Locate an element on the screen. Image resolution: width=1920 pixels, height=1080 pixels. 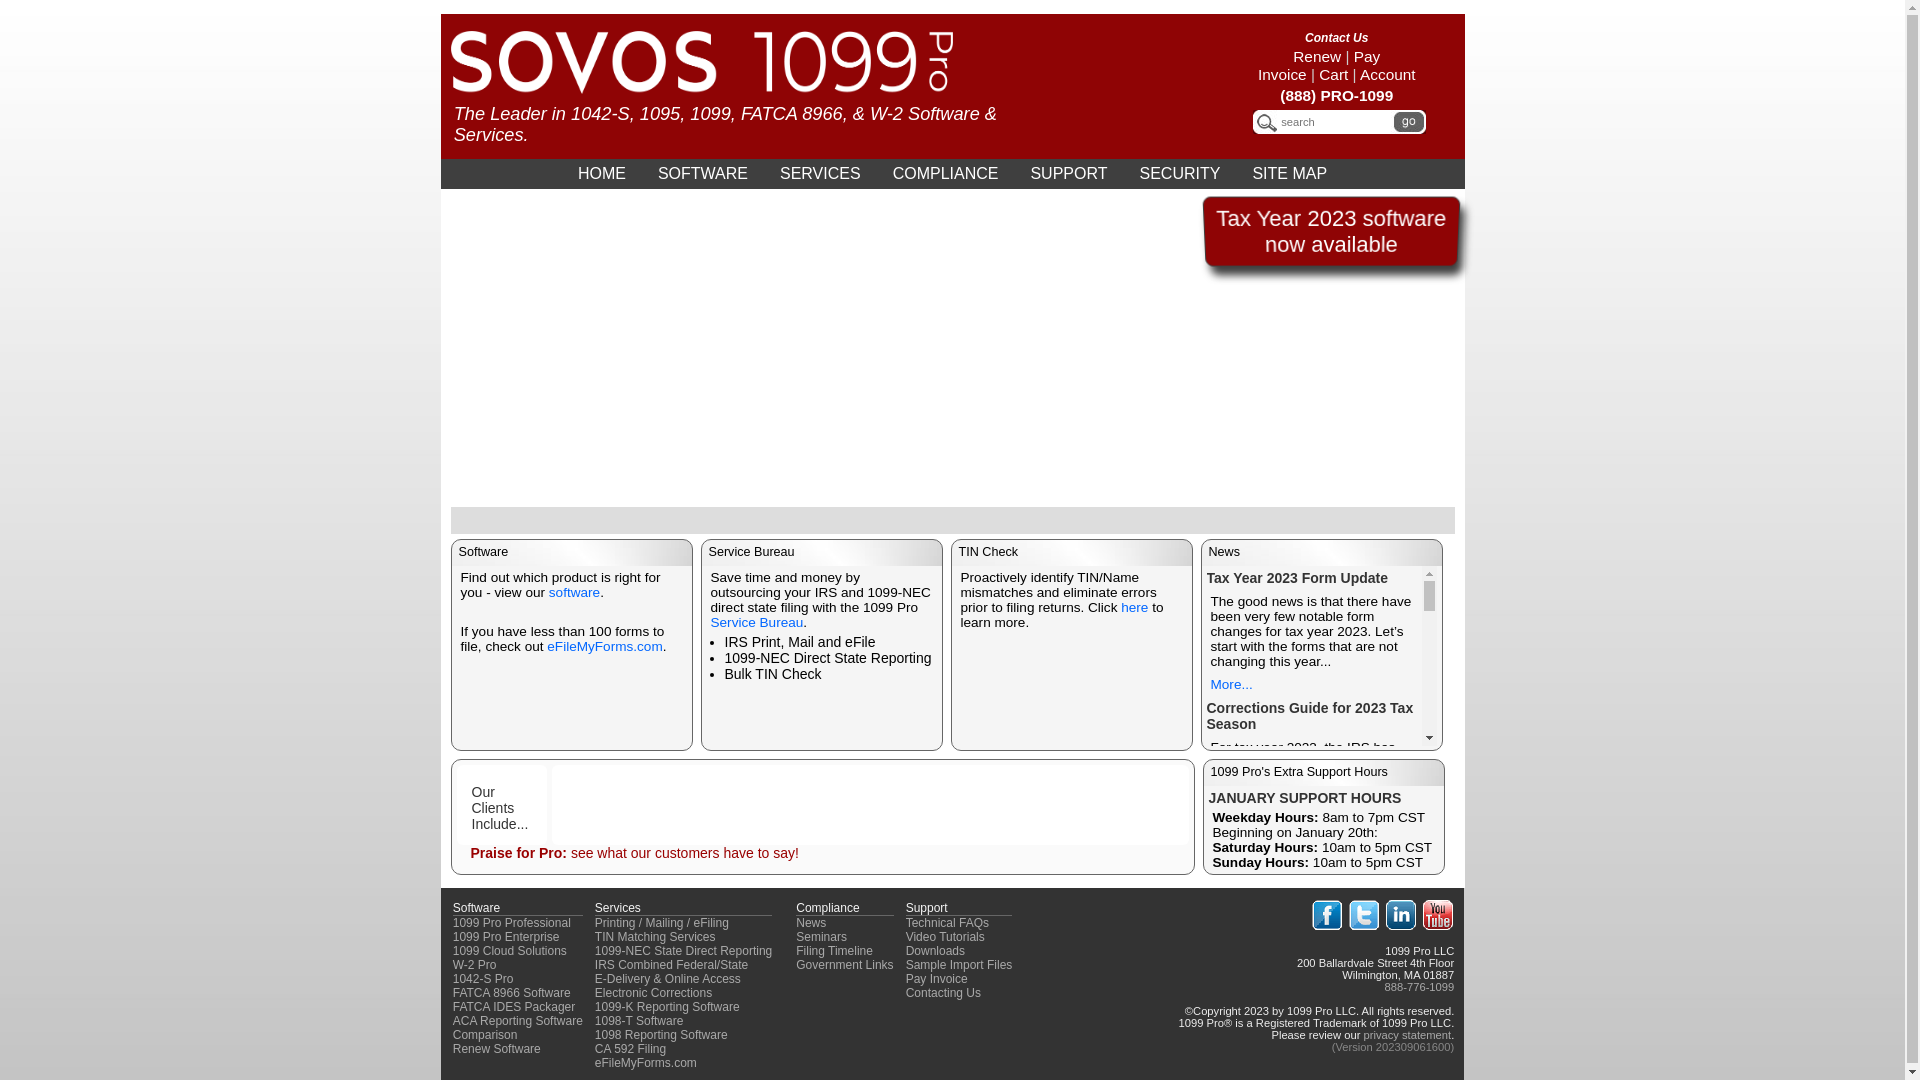
'Praise for Pro: see what our customers have to say!' is located at coordinates (632, 852).